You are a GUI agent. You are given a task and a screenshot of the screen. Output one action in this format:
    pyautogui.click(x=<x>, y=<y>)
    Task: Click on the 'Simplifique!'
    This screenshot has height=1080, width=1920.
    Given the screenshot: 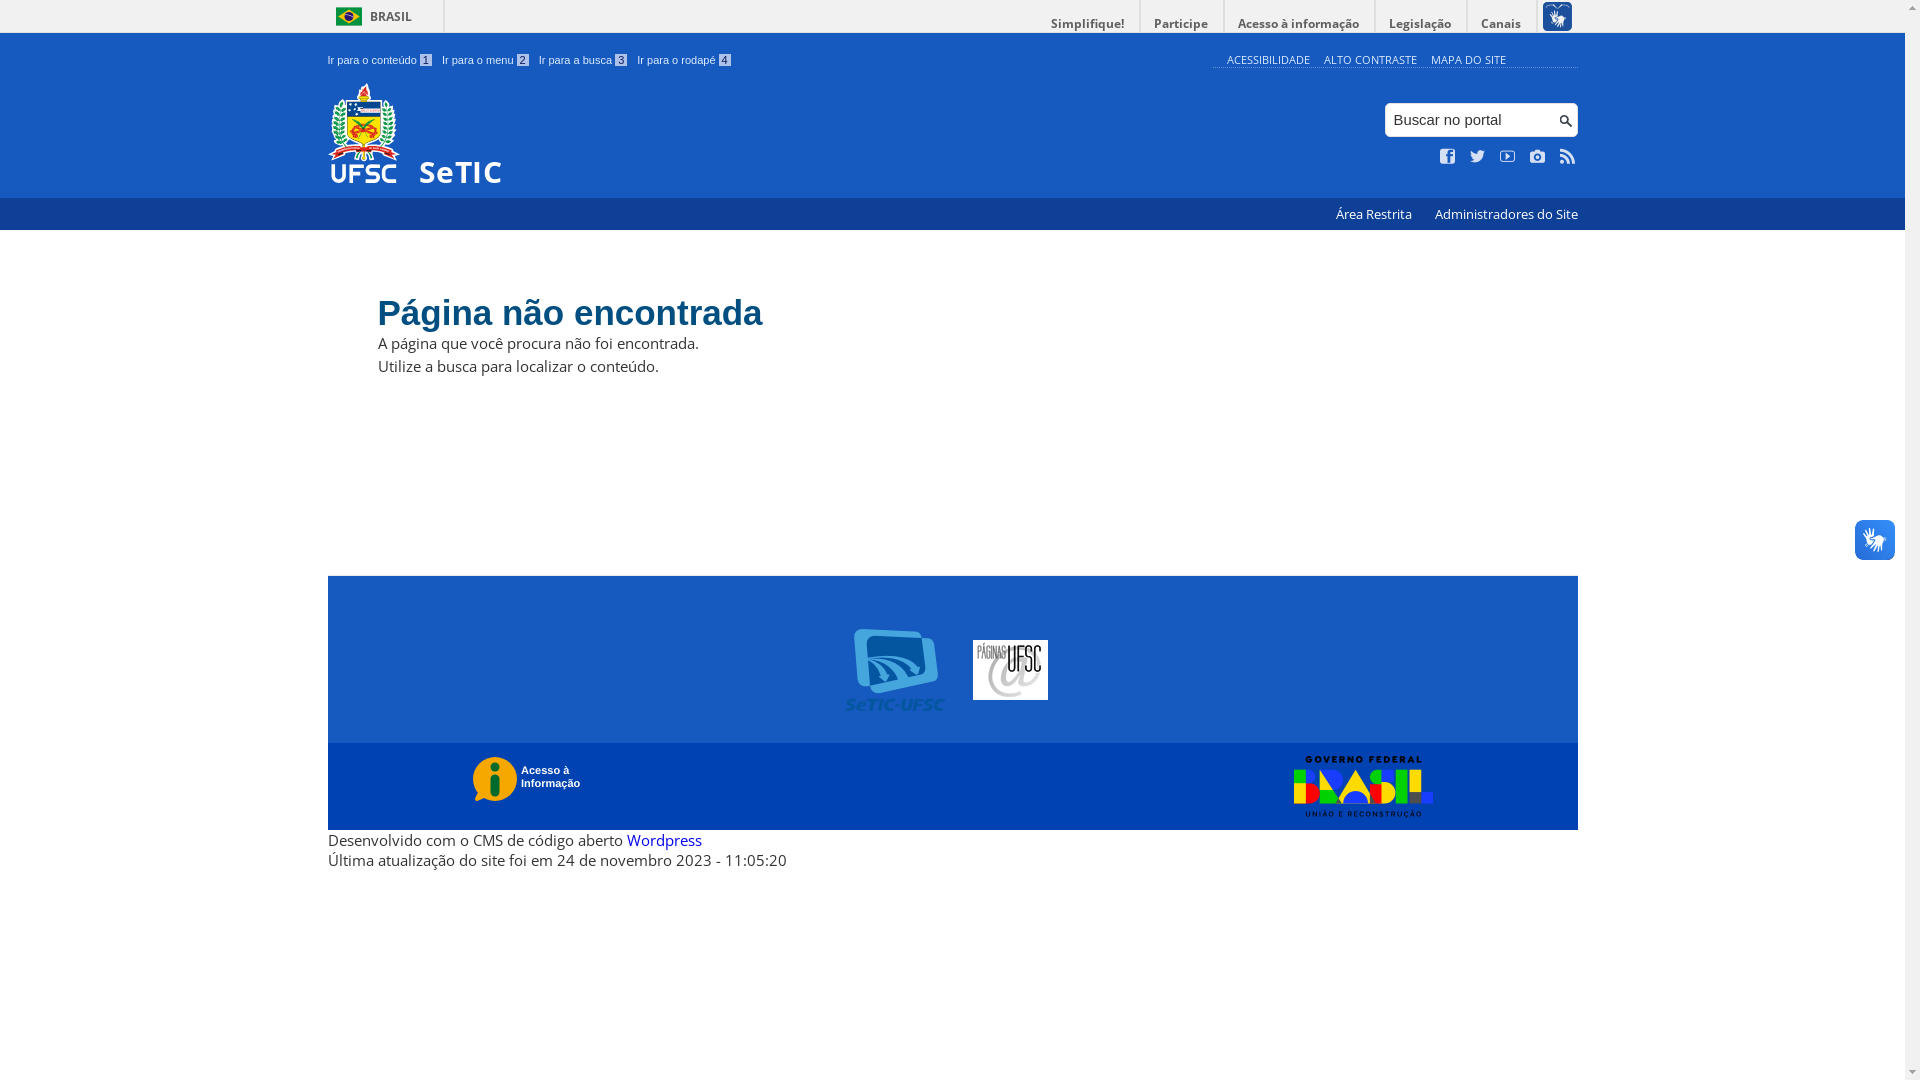 What is the action you would take?
    pyautogui.click(x=1087, y=23)
    